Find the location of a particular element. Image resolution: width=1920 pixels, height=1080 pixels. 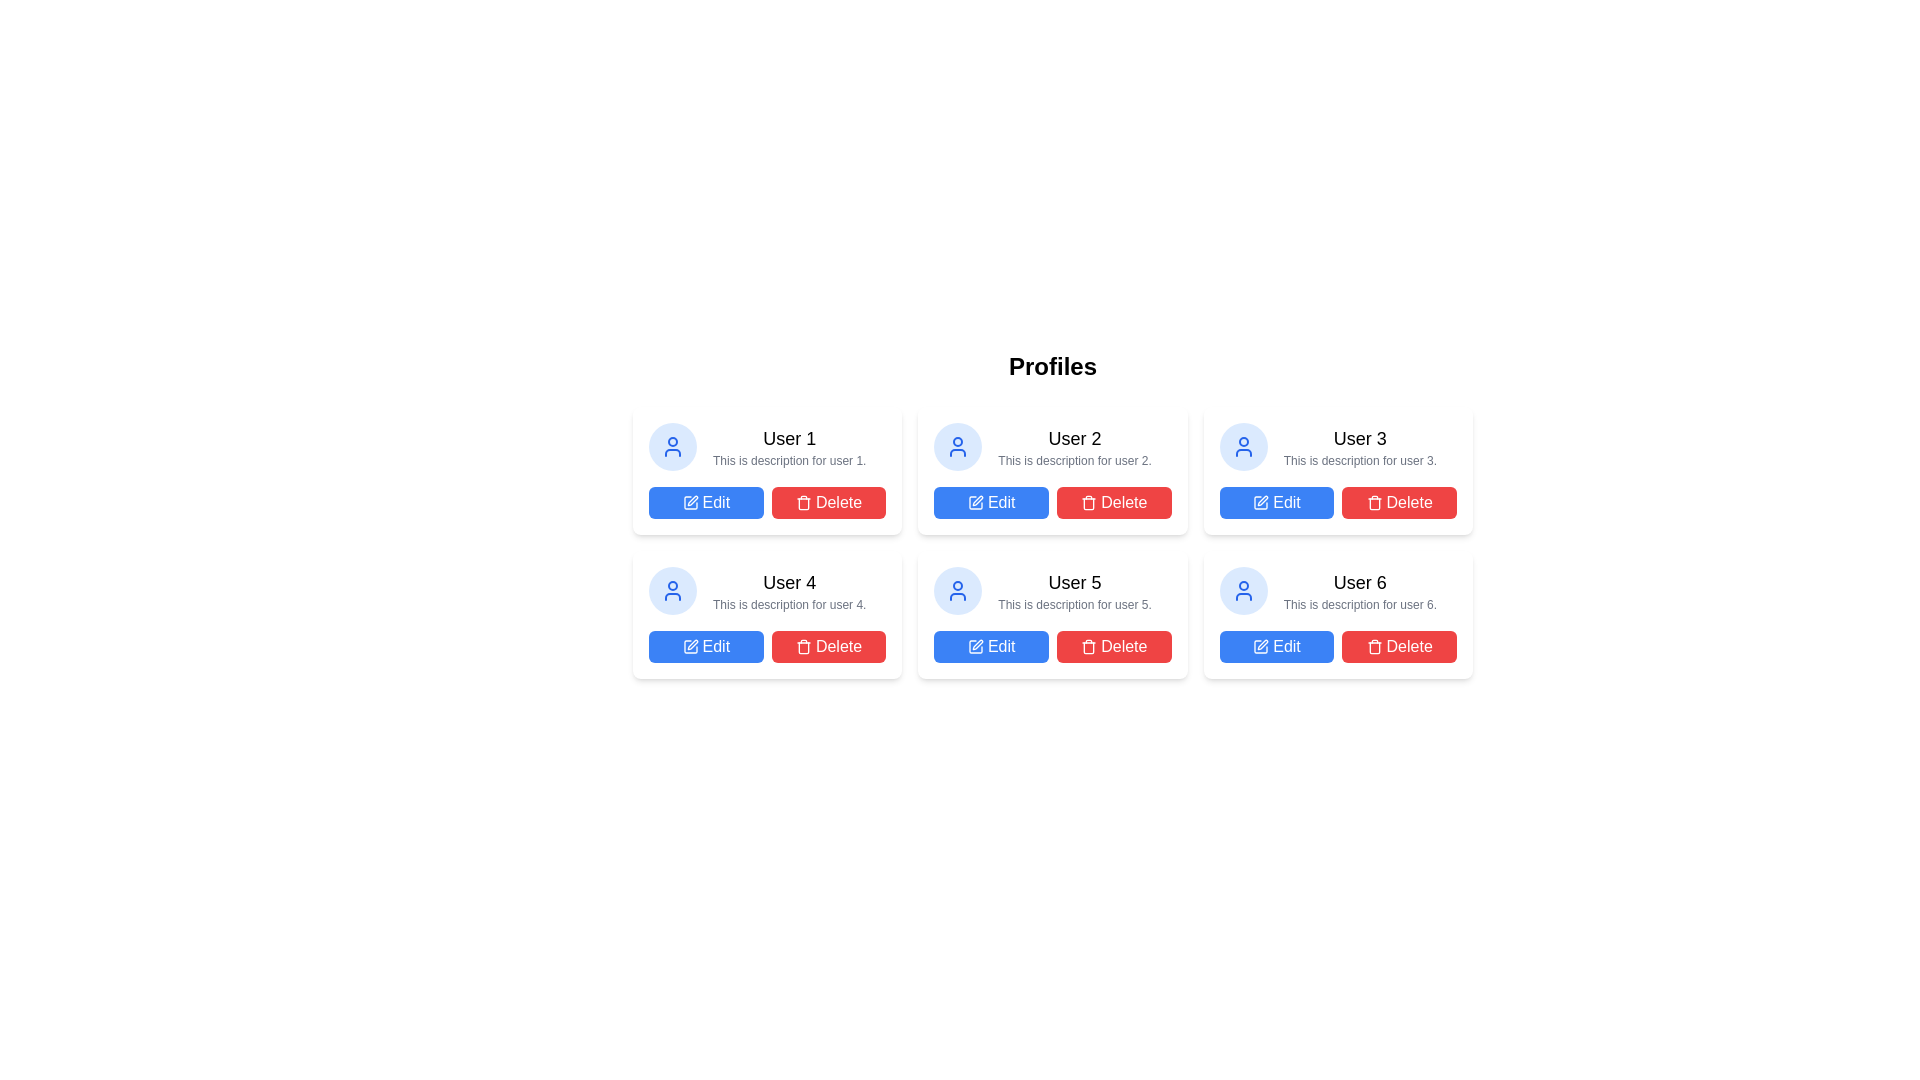

the 'Delete' button, which is a red button with a trash can icon, located at the bottom of the 'User 2' card is located at coordinates (1051, 501).